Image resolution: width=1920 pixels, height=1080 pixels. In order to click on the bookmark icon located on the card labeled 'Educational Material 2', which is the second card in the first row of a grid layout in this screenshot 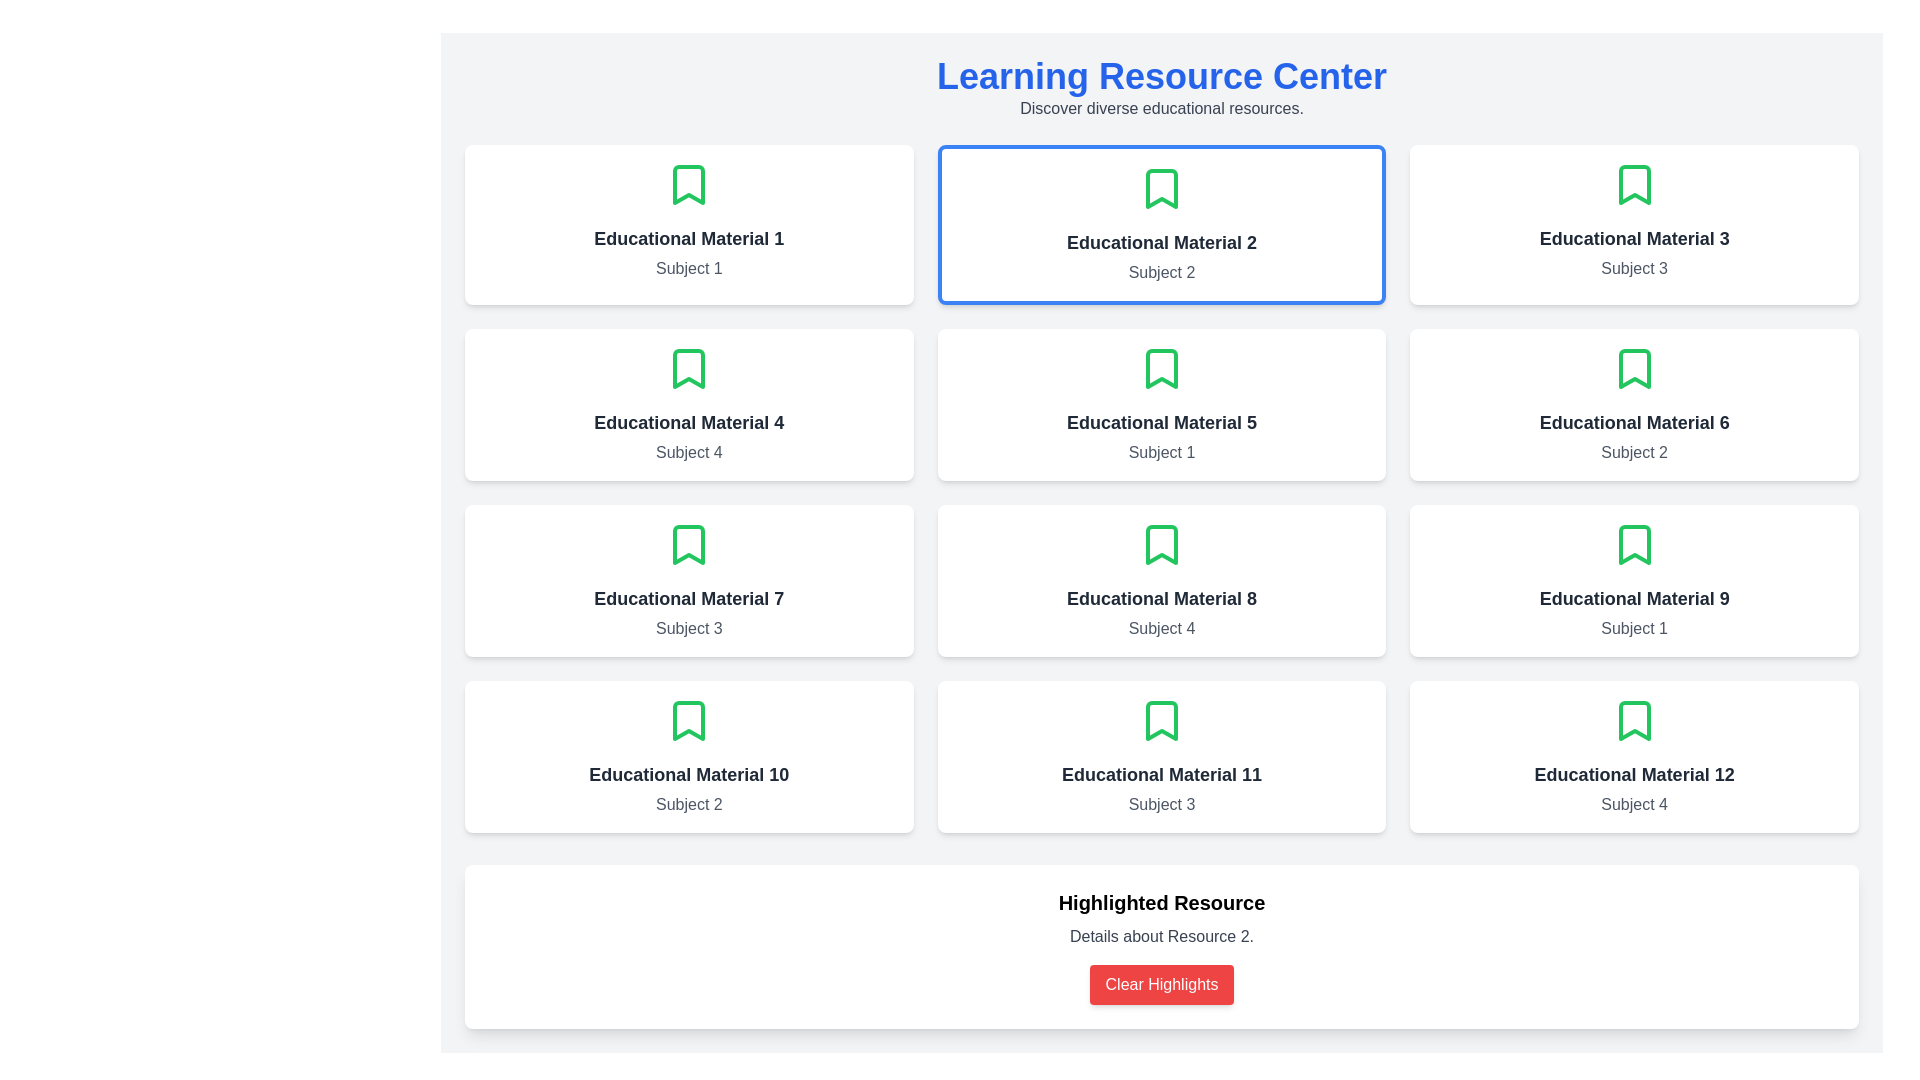, I will do `click(1161, 189)`.